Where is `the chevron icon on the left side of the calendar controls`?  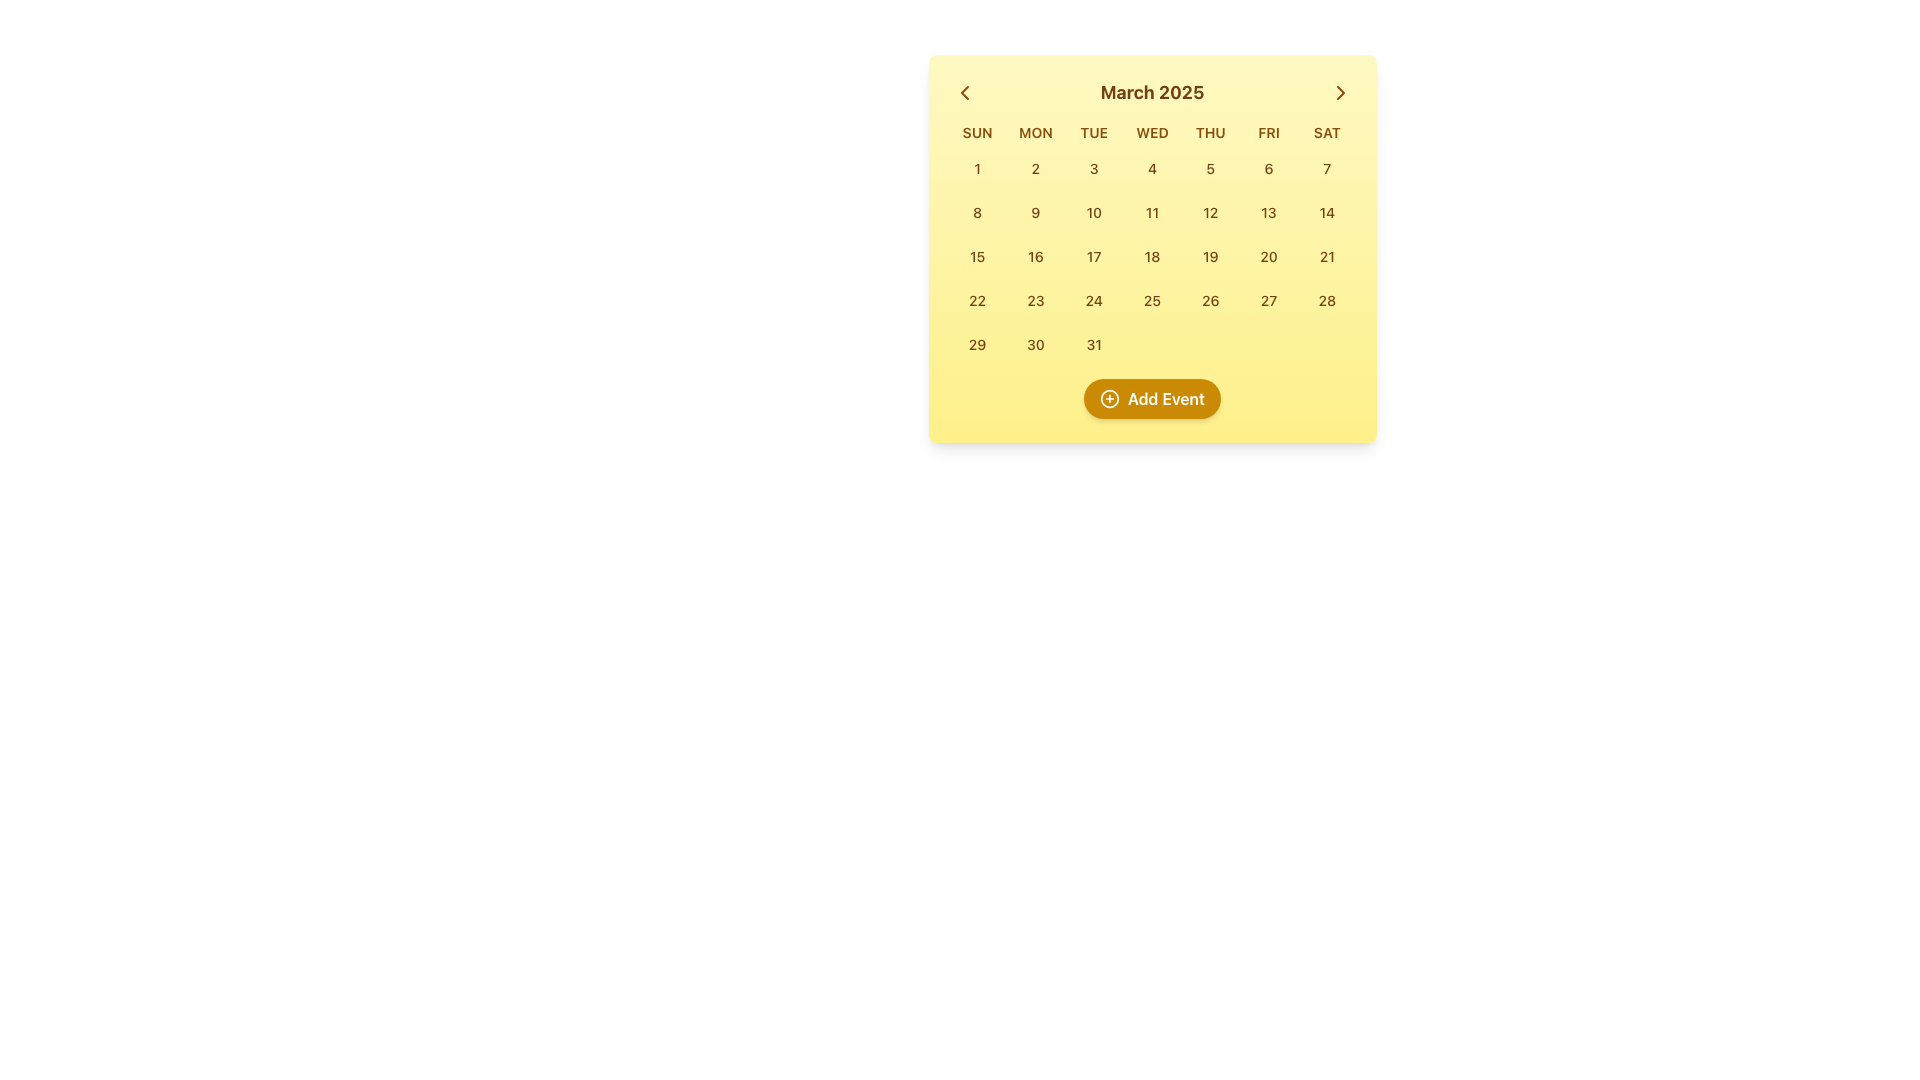
the chevron icon on the left side of the calendar controls is located at coordinates (964, 92).